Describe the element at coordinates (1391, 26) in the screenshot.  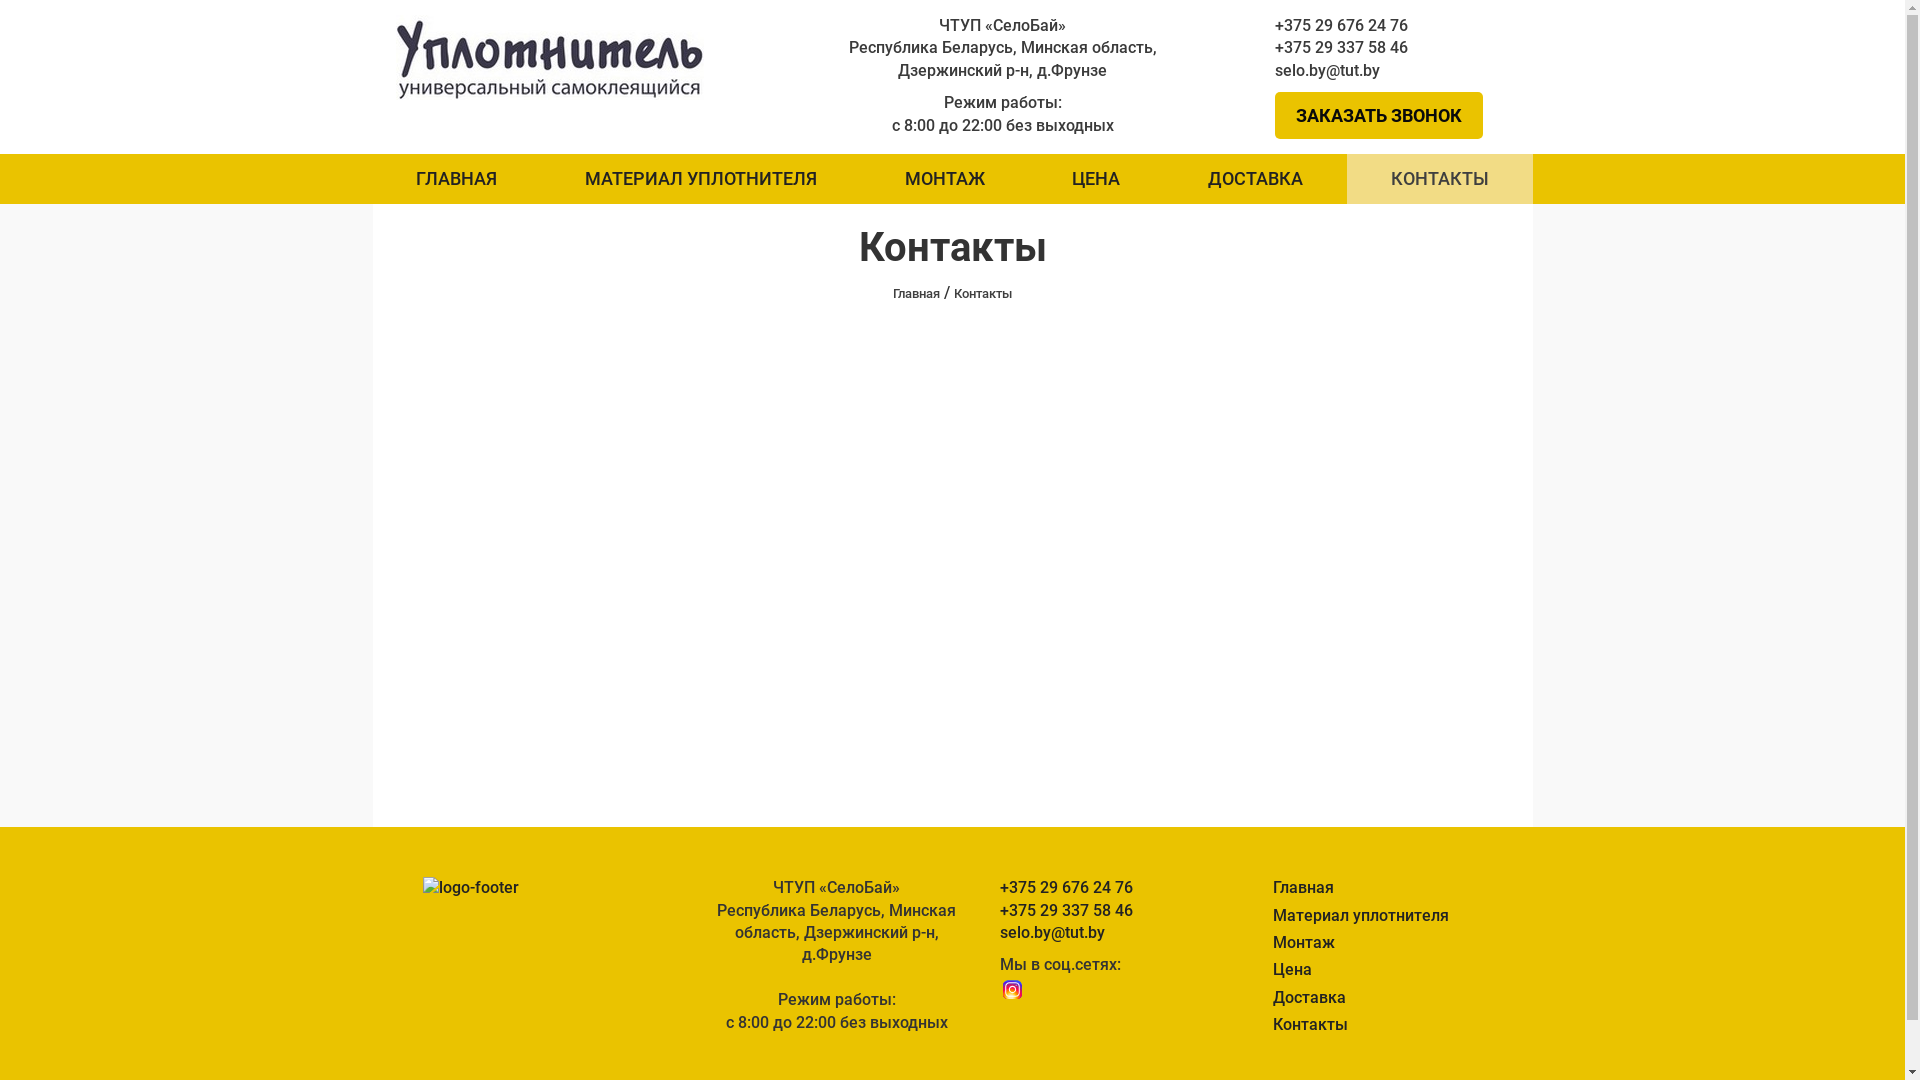
I see `'+375 29 676 24 76'` at that location.